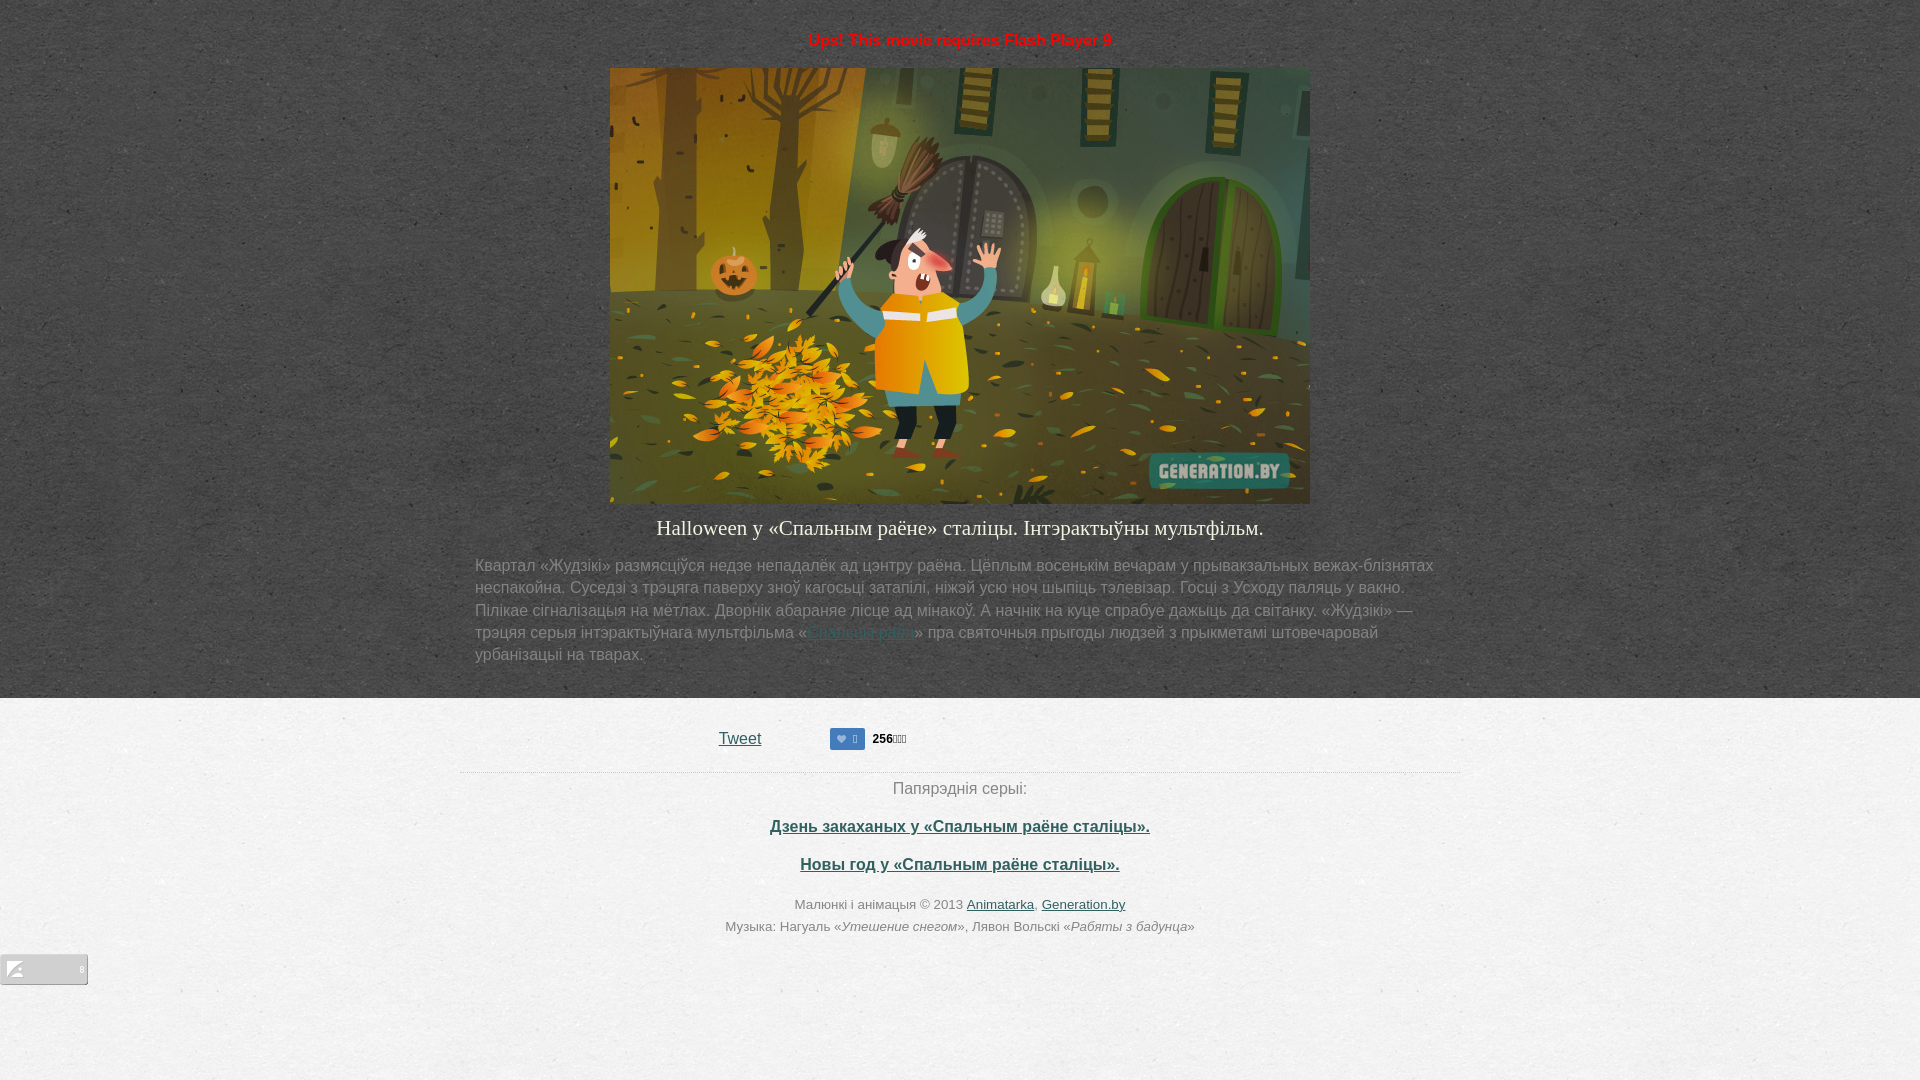  What do you see at coordinates (1040, 904) in the screenshot?
I see `'Generation.by'` at bounding box center [1040, 904].